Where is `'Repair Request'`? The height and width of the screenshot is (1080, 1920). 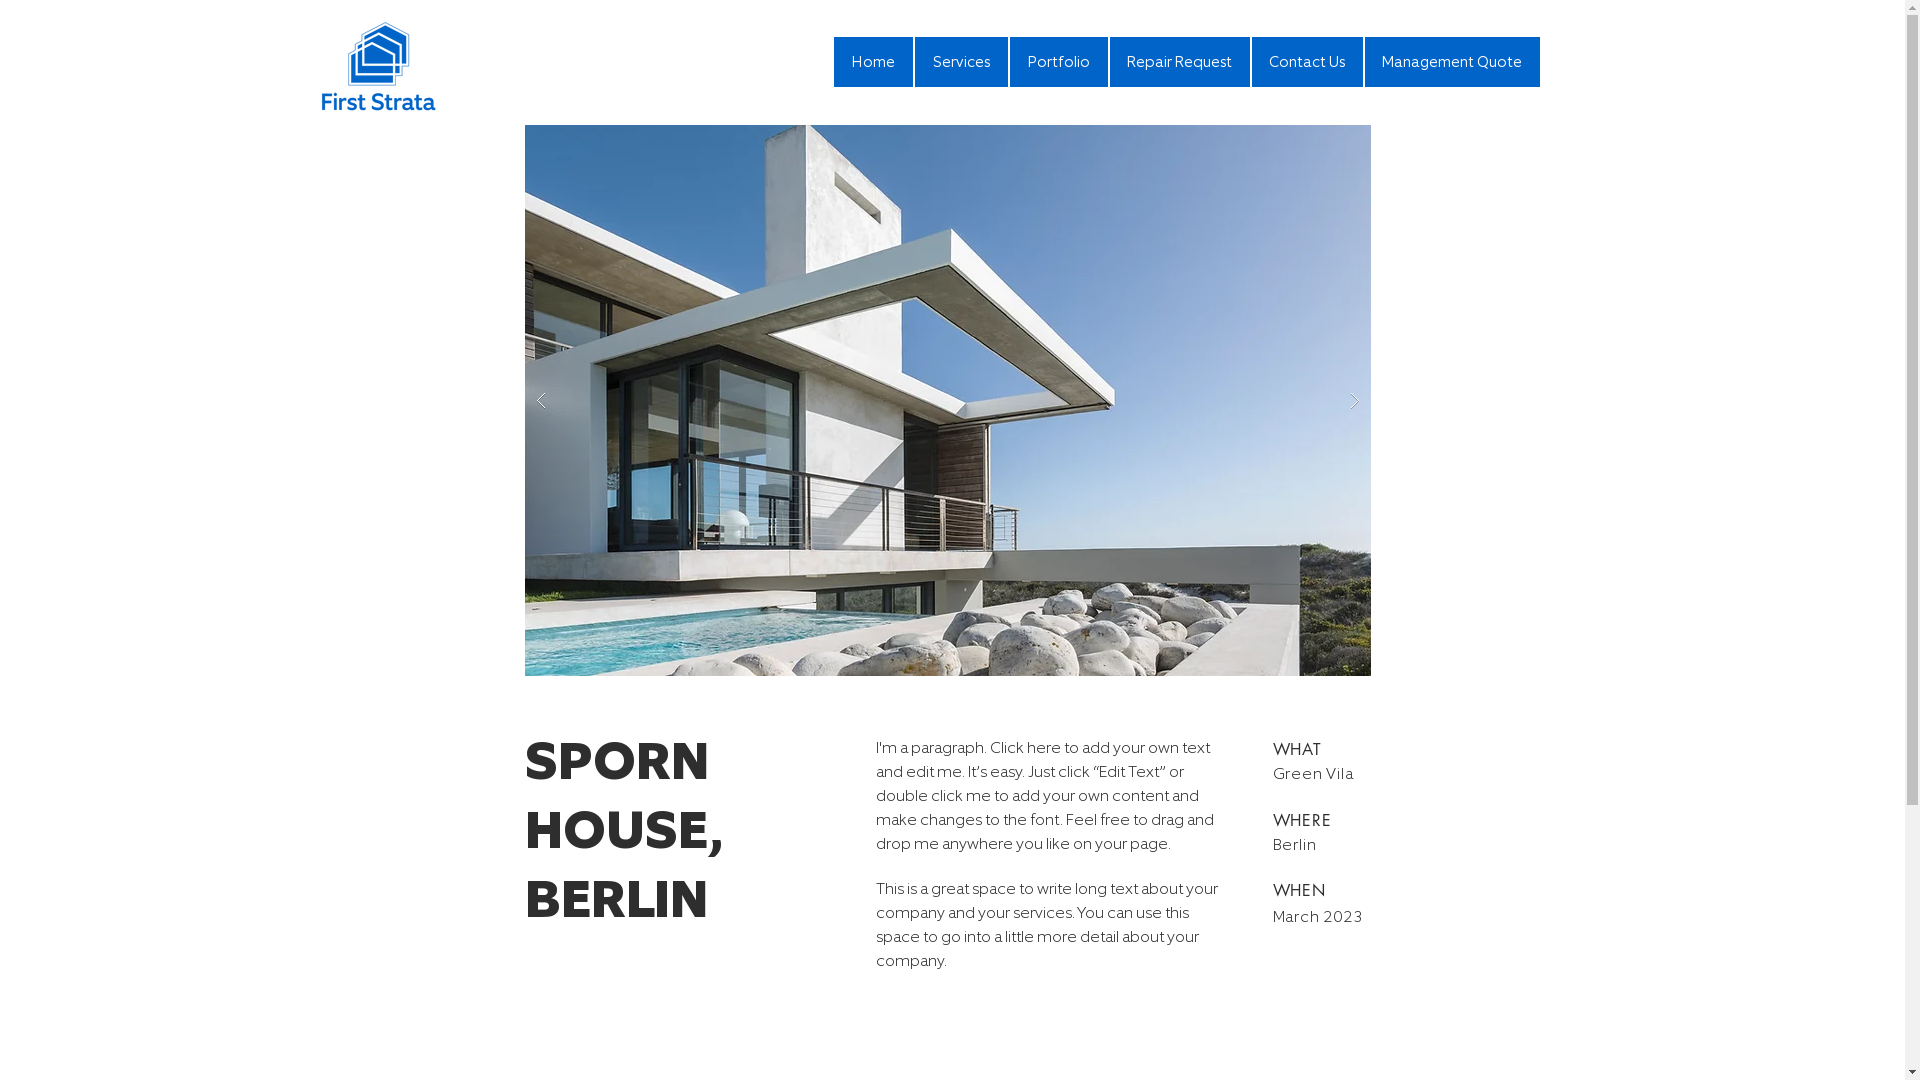
'Repair Request' is located at coordinates (1180, 60).